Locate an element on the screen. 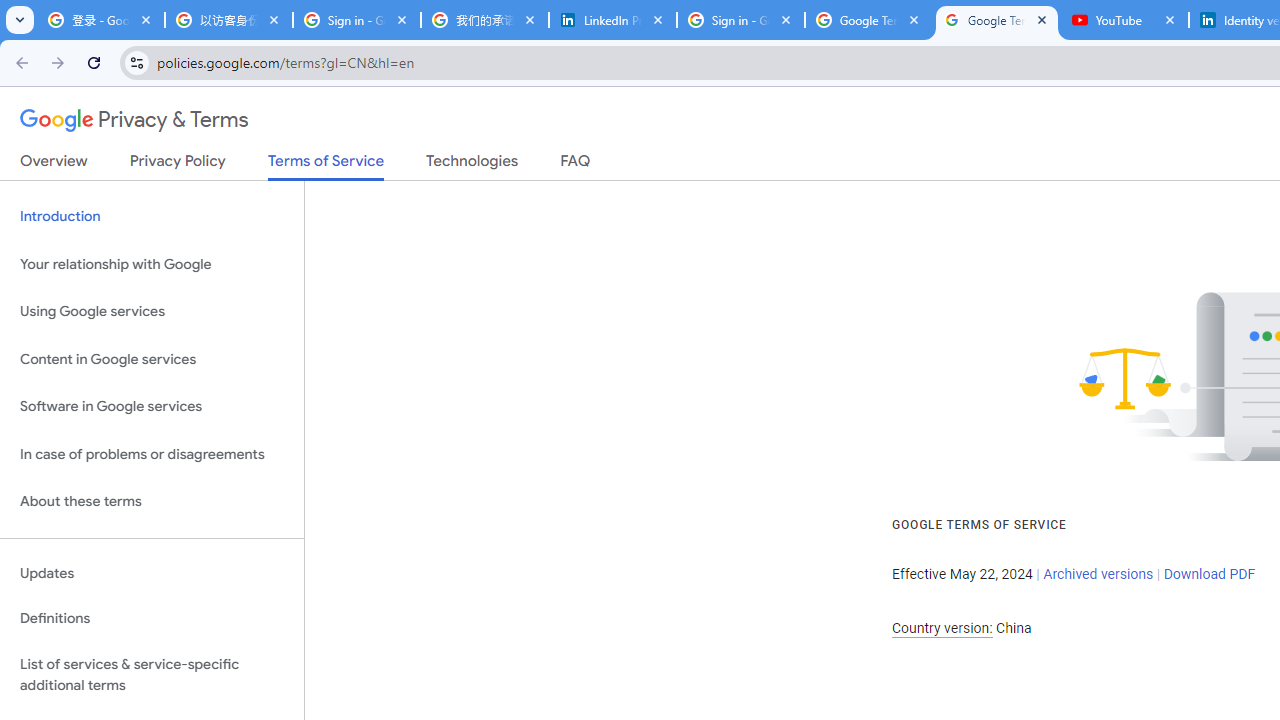 The height and width of the screenshot is (720, 1280). 'Country version:' is located at coordinates (941, 627).